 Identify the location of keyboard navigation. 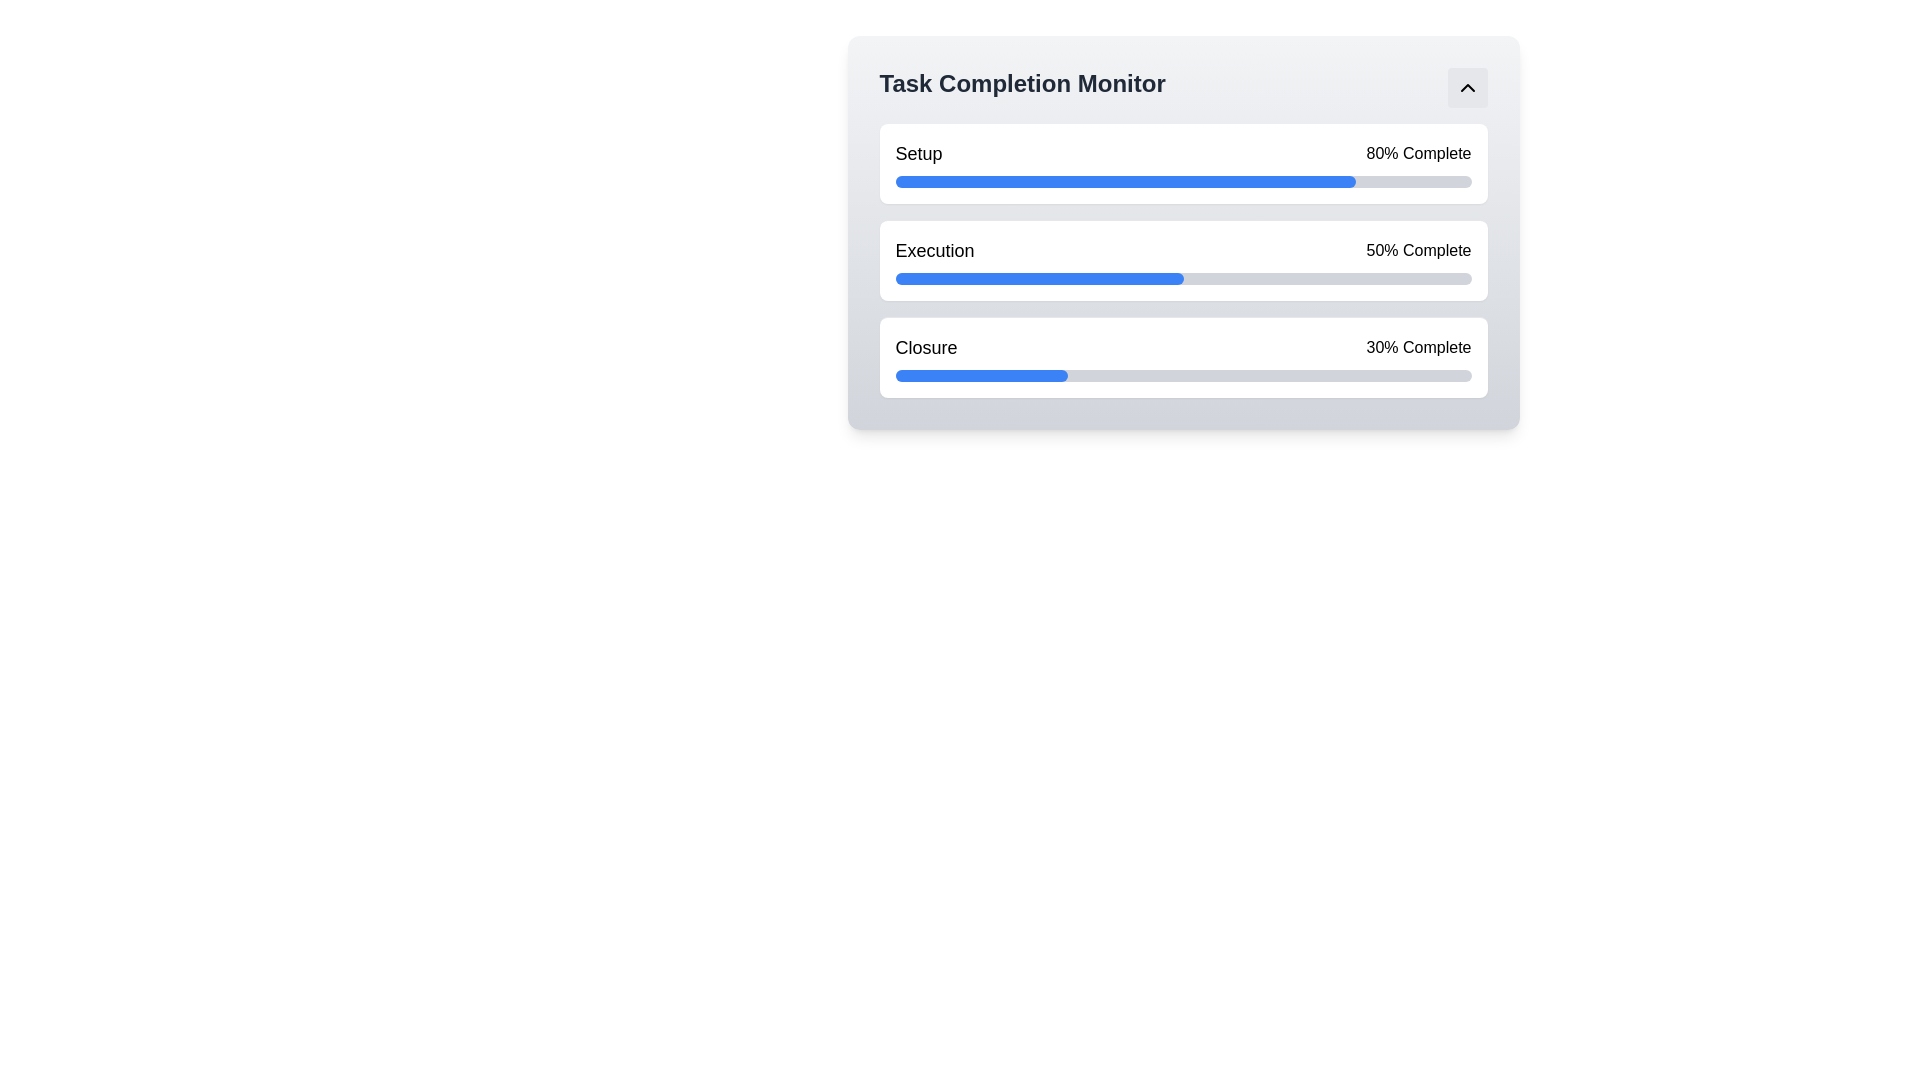
(1467, 87).